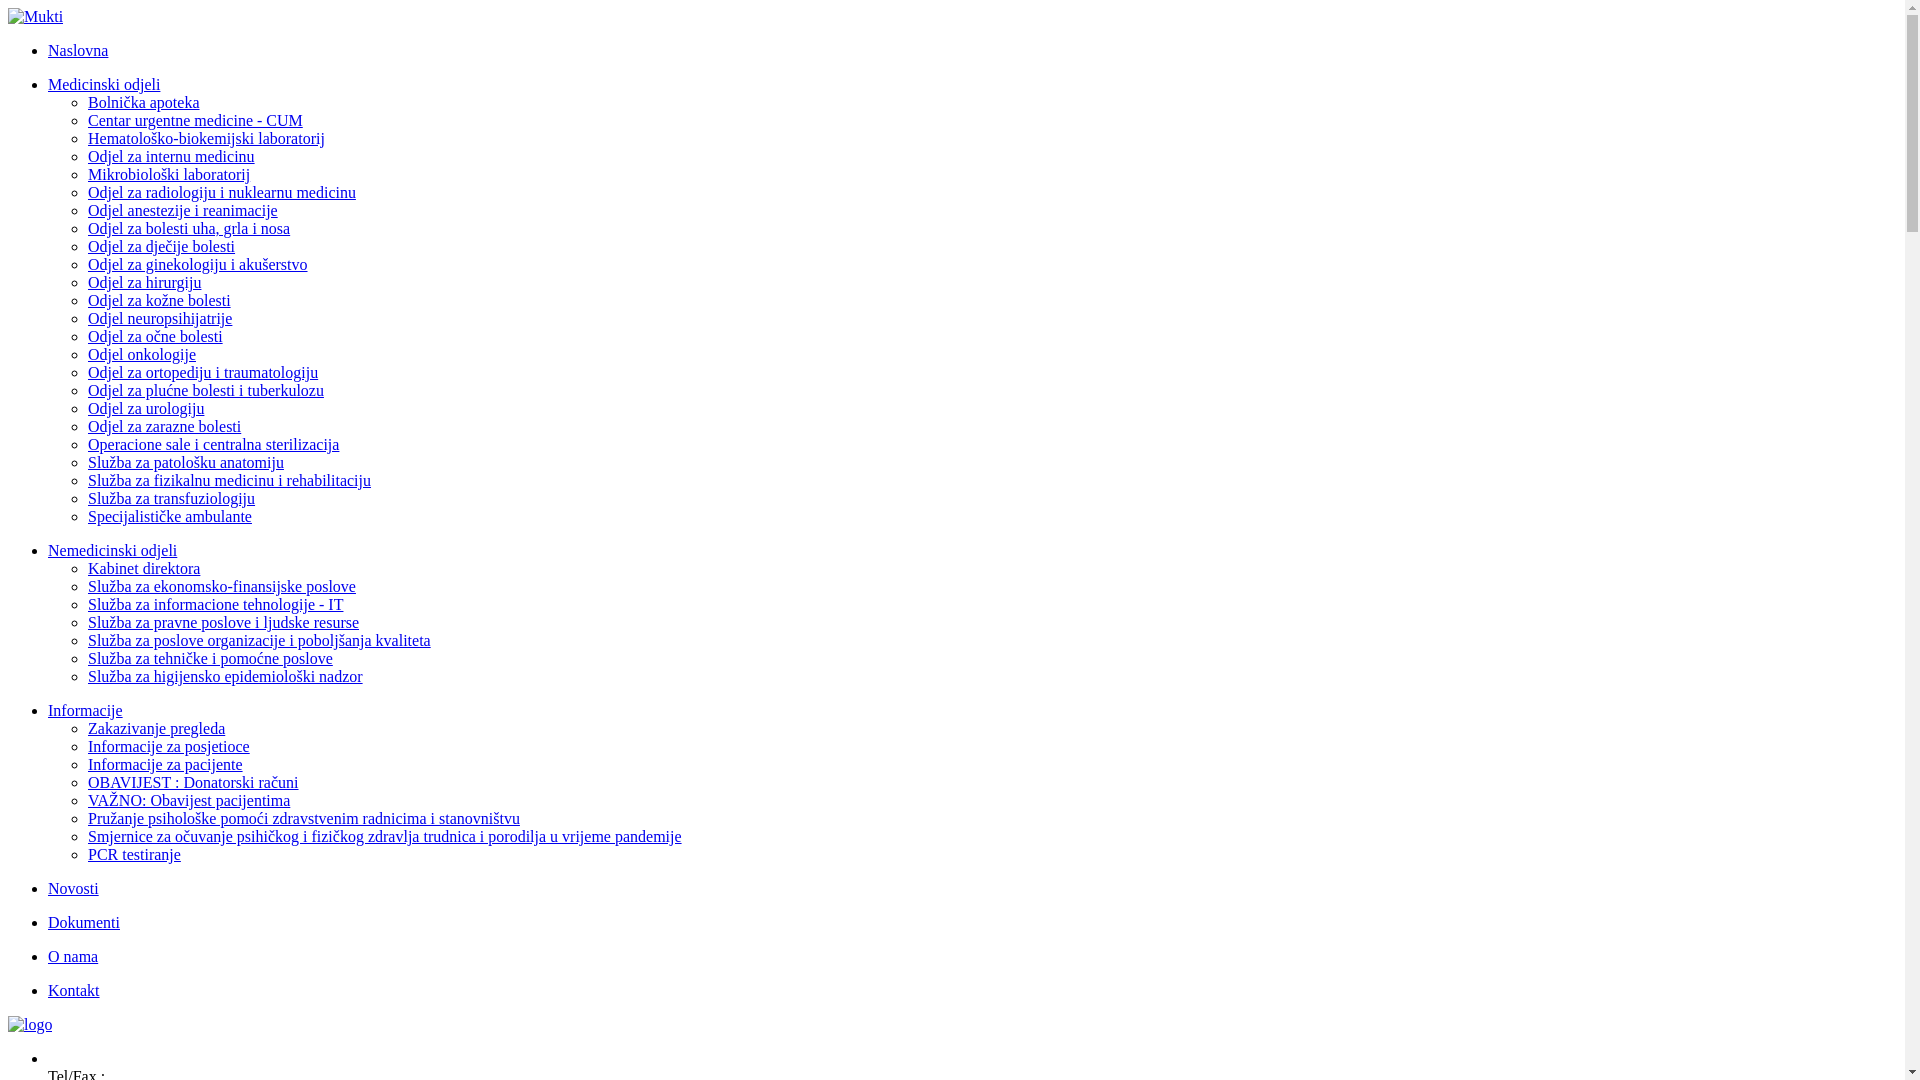 The height and width of the screenshot is (1080, 1920). Describe the element at coordinates (158, 317) in the screenshot. I see `'Odjel neuropsihijatrije'` at that location.